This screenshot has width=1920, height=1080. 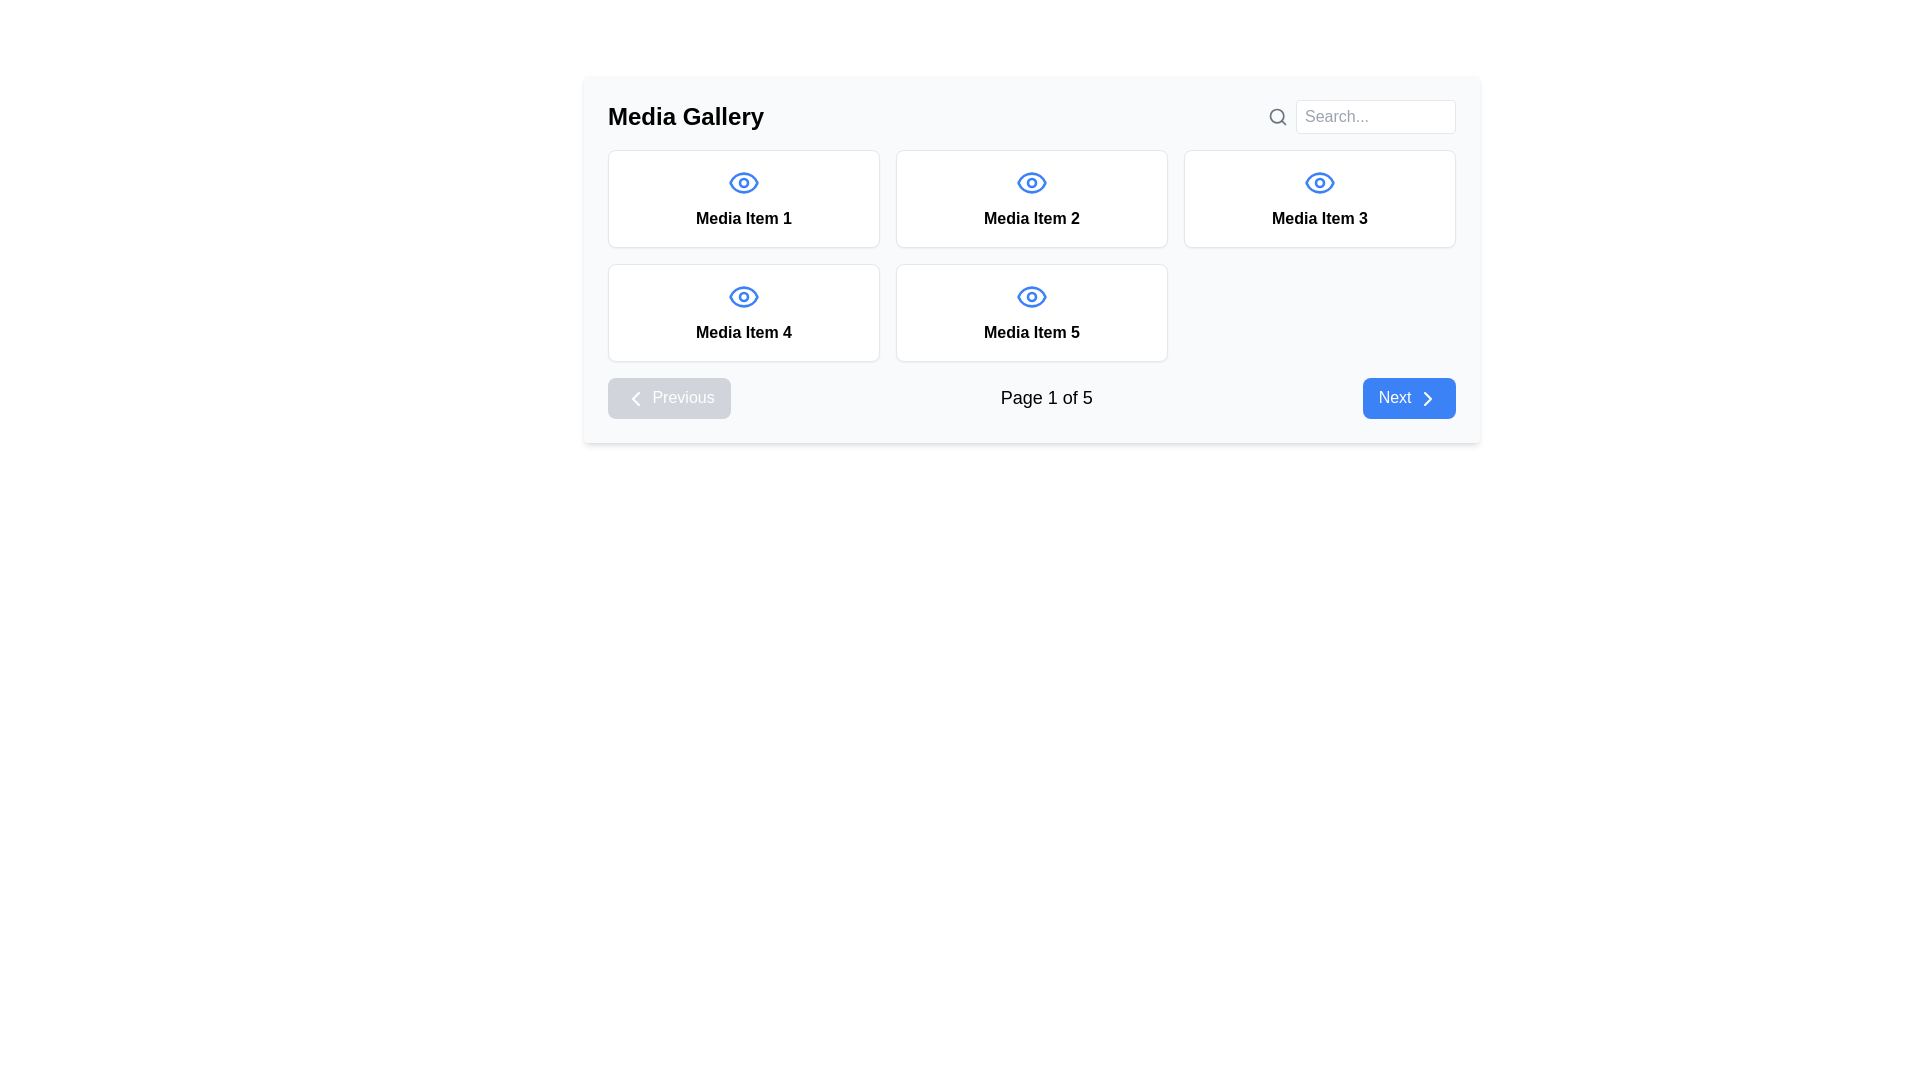 I want to click on the text label displaying 'Media Item 5', which is prominently bold and located in the bottom-right cell of a 2x3 grid layout, so click(x=1032, y=331).